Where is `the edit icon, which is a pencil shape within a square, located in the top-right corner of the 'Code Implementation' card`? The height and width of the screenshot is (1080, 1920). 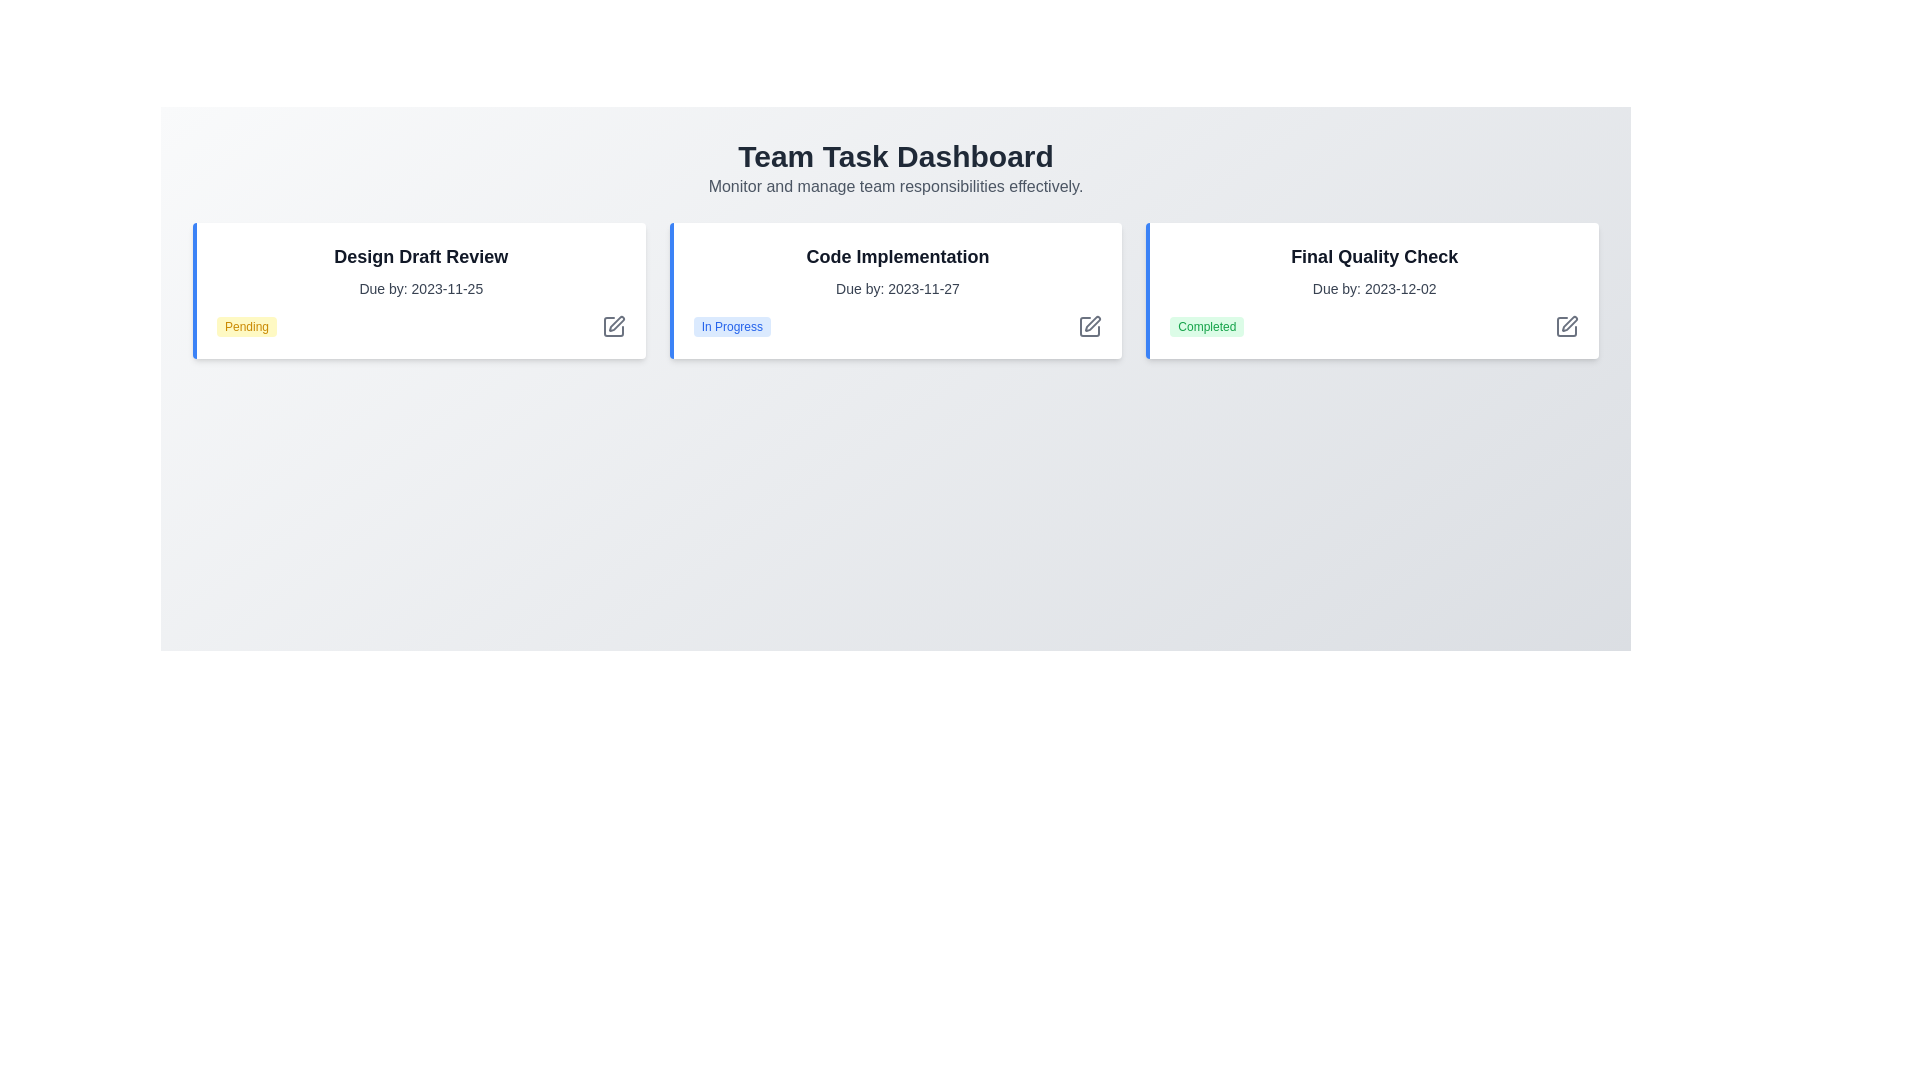
the edit icon, which is a pencil shape within a square, located in the top-right corner of the 'Code Implementation' card is located at coordinates (1089, 326).